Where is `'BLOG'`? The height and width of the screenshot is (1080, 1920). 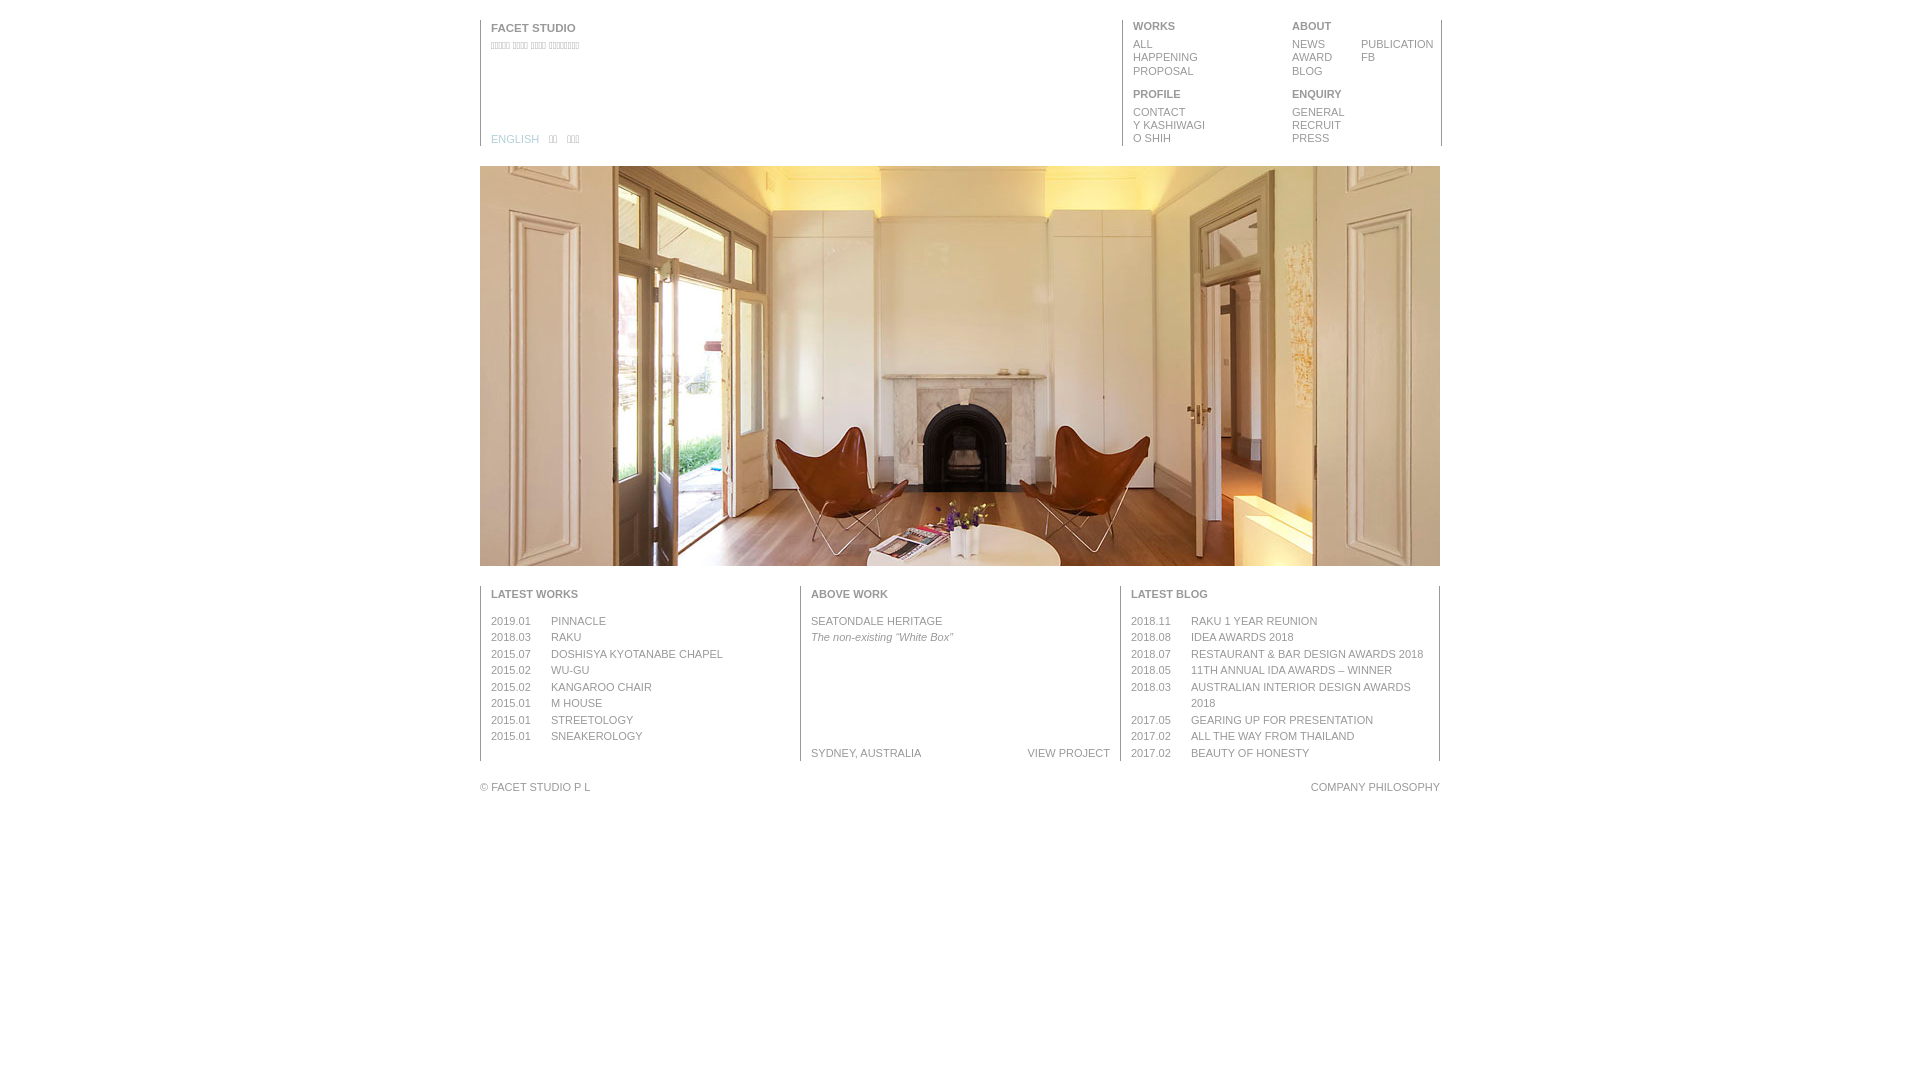 'BLOG' is located at coordinates (1291, 70).